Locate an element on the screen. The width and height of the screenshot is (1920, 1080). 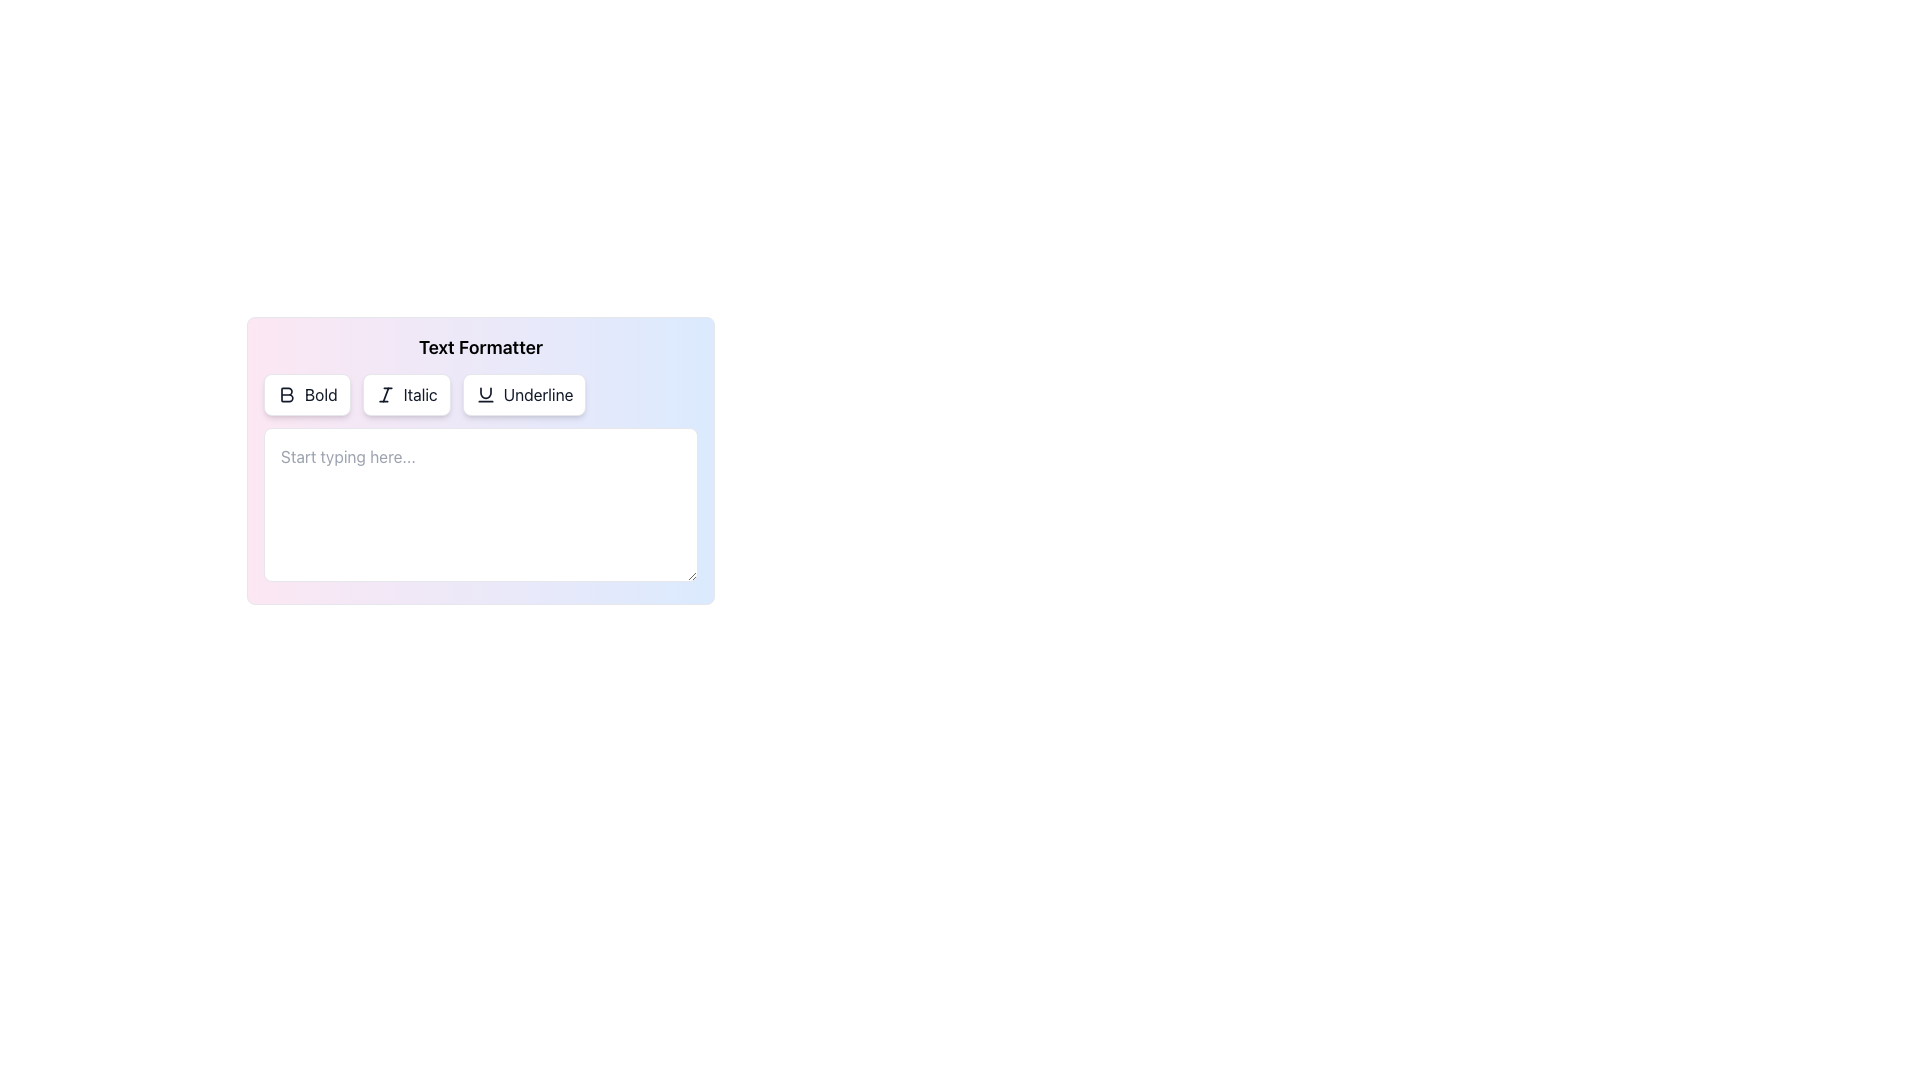
the bold icon represented by a stylized 'B' shape within the interactive button group to apply bold styling is located at coordinates (286, 394).